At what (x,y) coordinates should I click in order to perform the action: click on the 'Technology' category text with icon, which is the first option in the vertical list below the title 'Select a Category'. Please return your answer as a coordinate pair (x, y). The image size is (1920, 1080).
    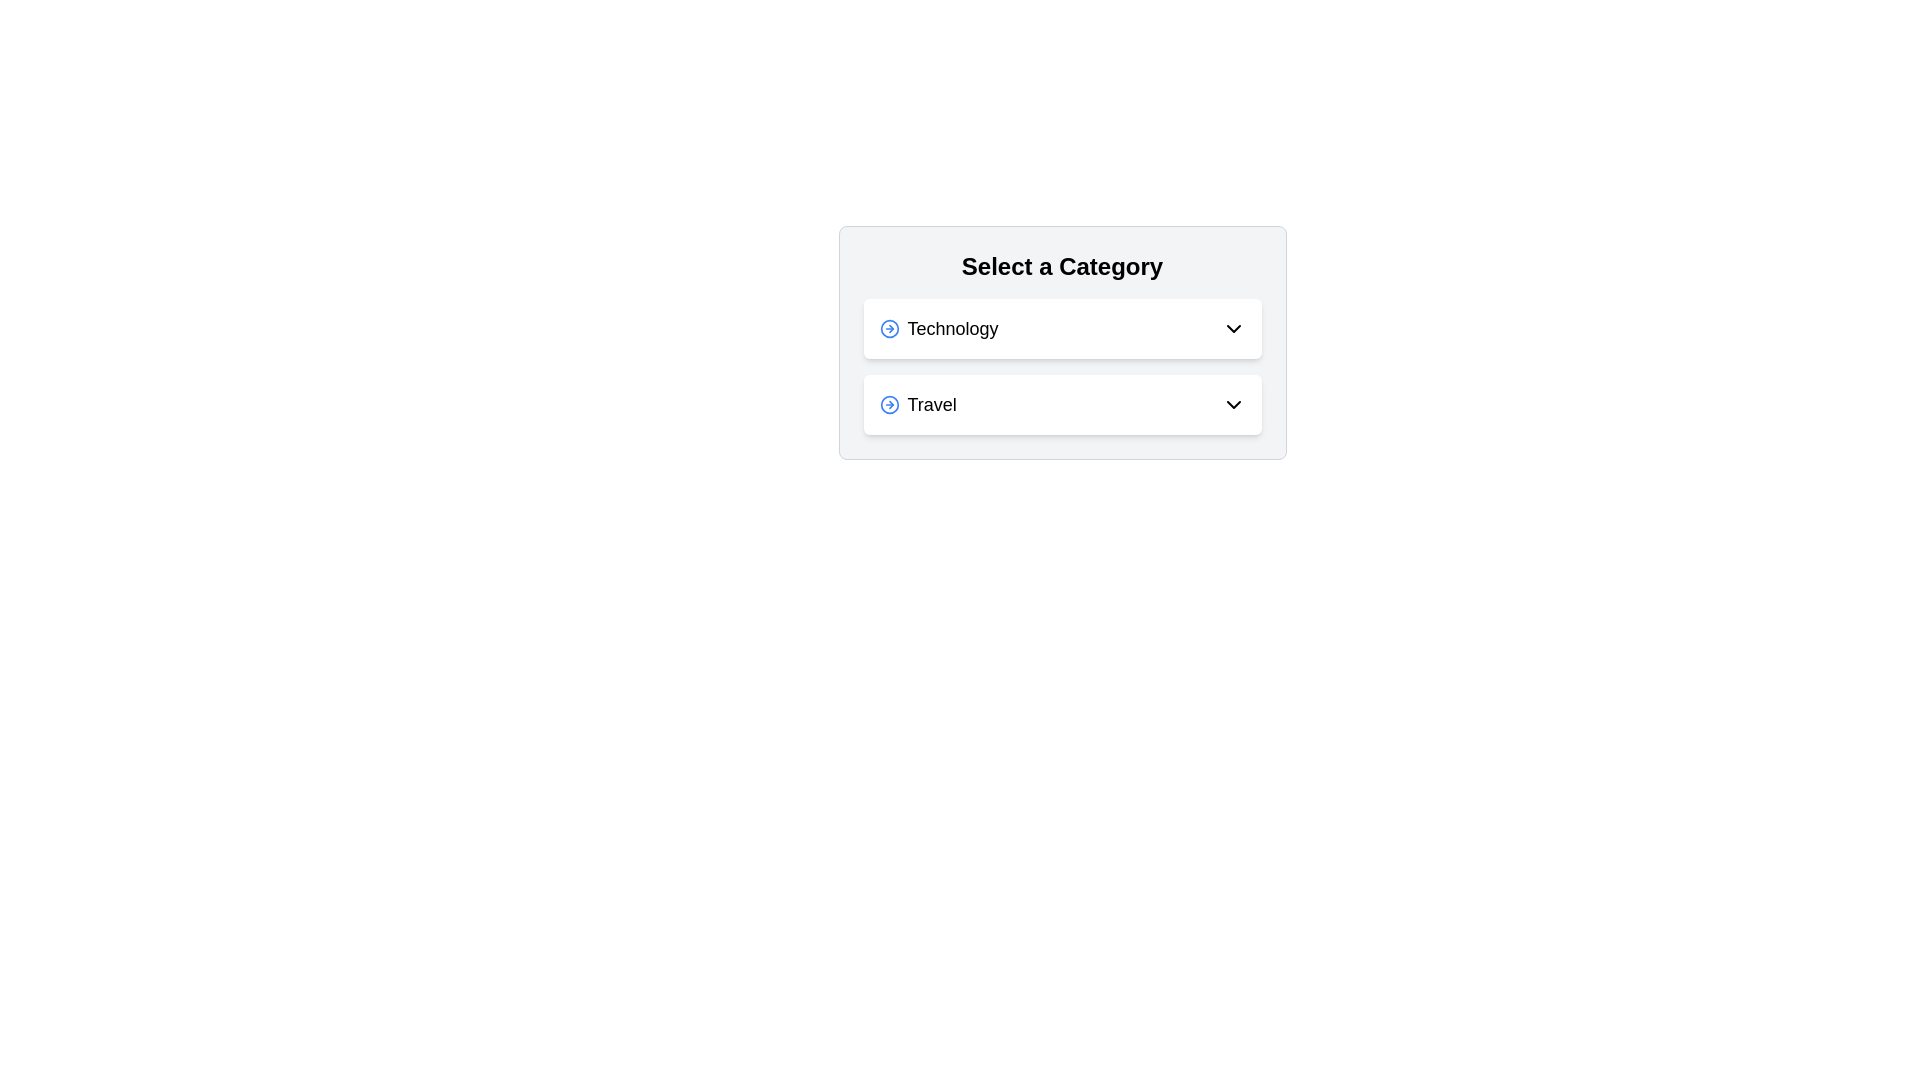
    Looking at the image, I should click on (938, 327).